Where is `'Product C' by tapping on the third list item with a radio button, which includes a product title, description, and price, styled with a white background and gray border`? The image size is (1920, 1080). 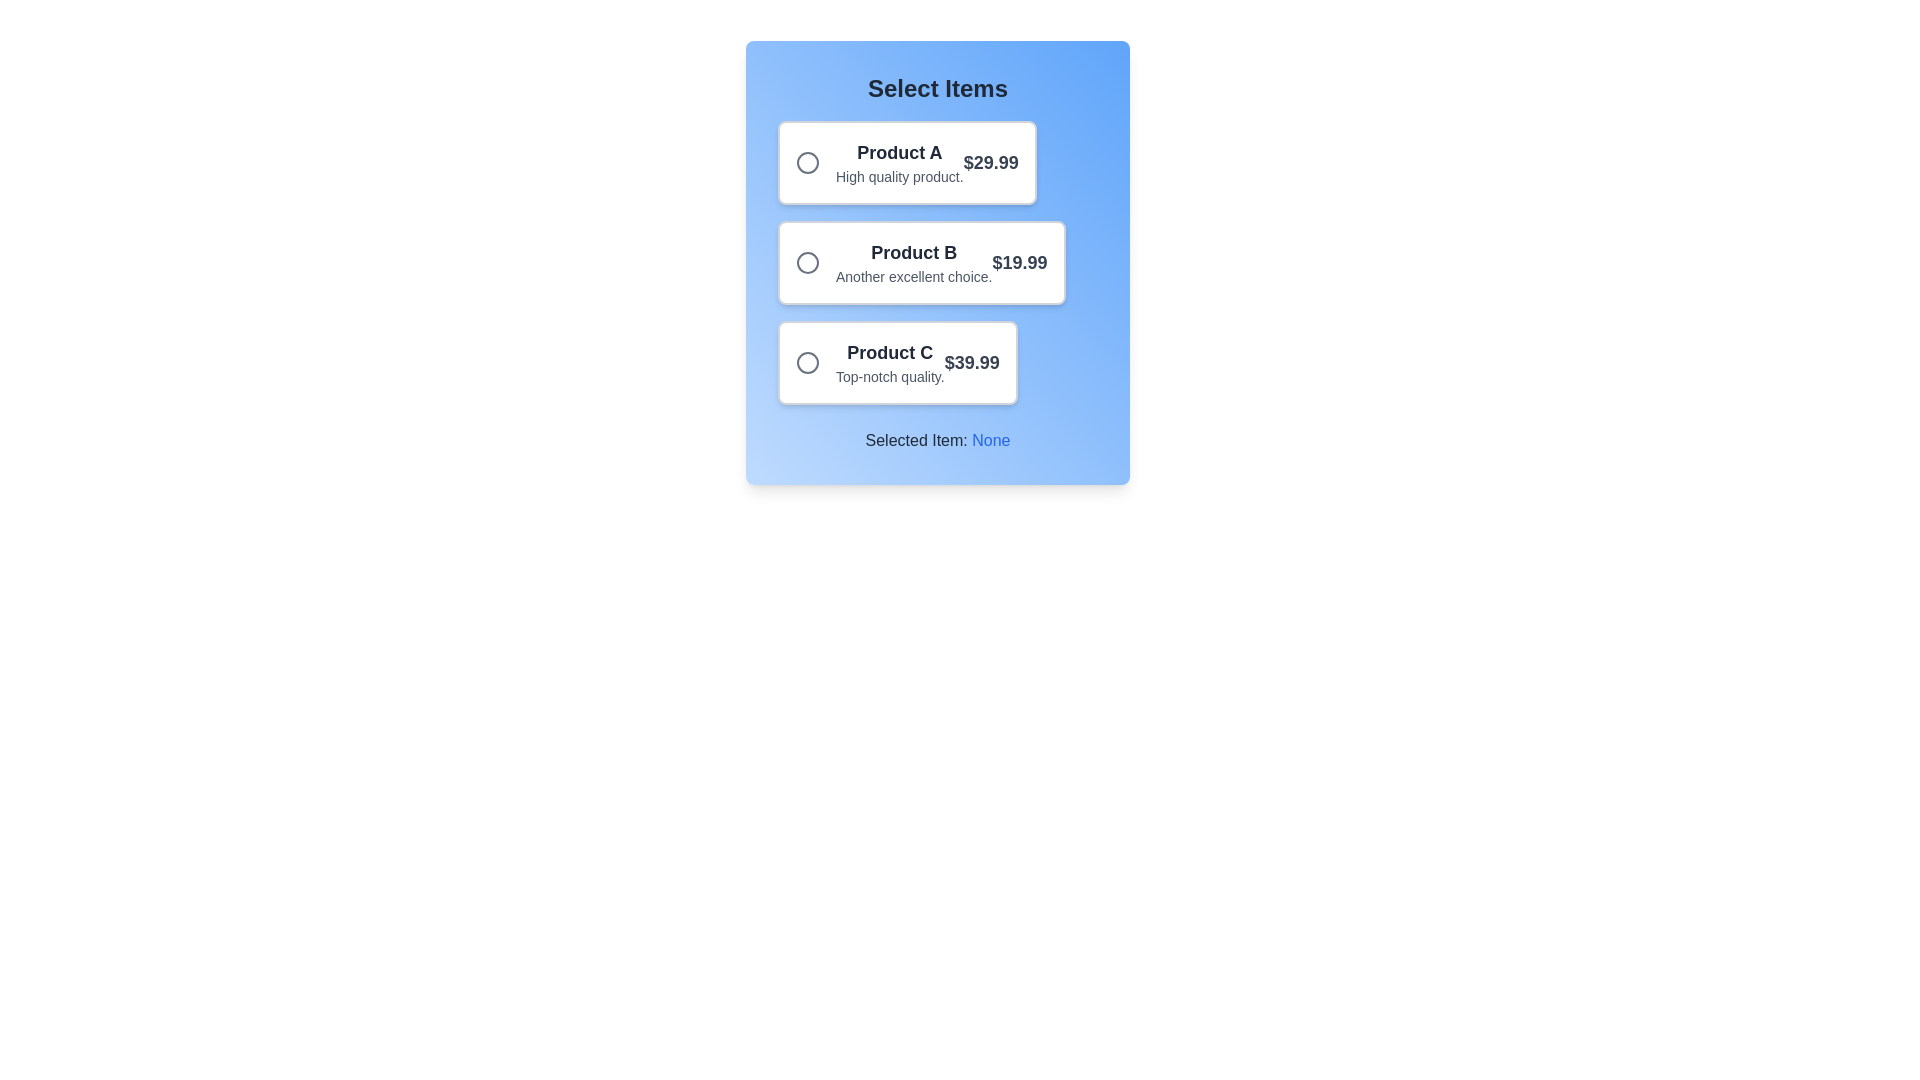
'Product C' by tapping on the third list item with a radio button, which includes a product title, description, and price, styled with a white background and gray border is located at coordinates (896, 362).